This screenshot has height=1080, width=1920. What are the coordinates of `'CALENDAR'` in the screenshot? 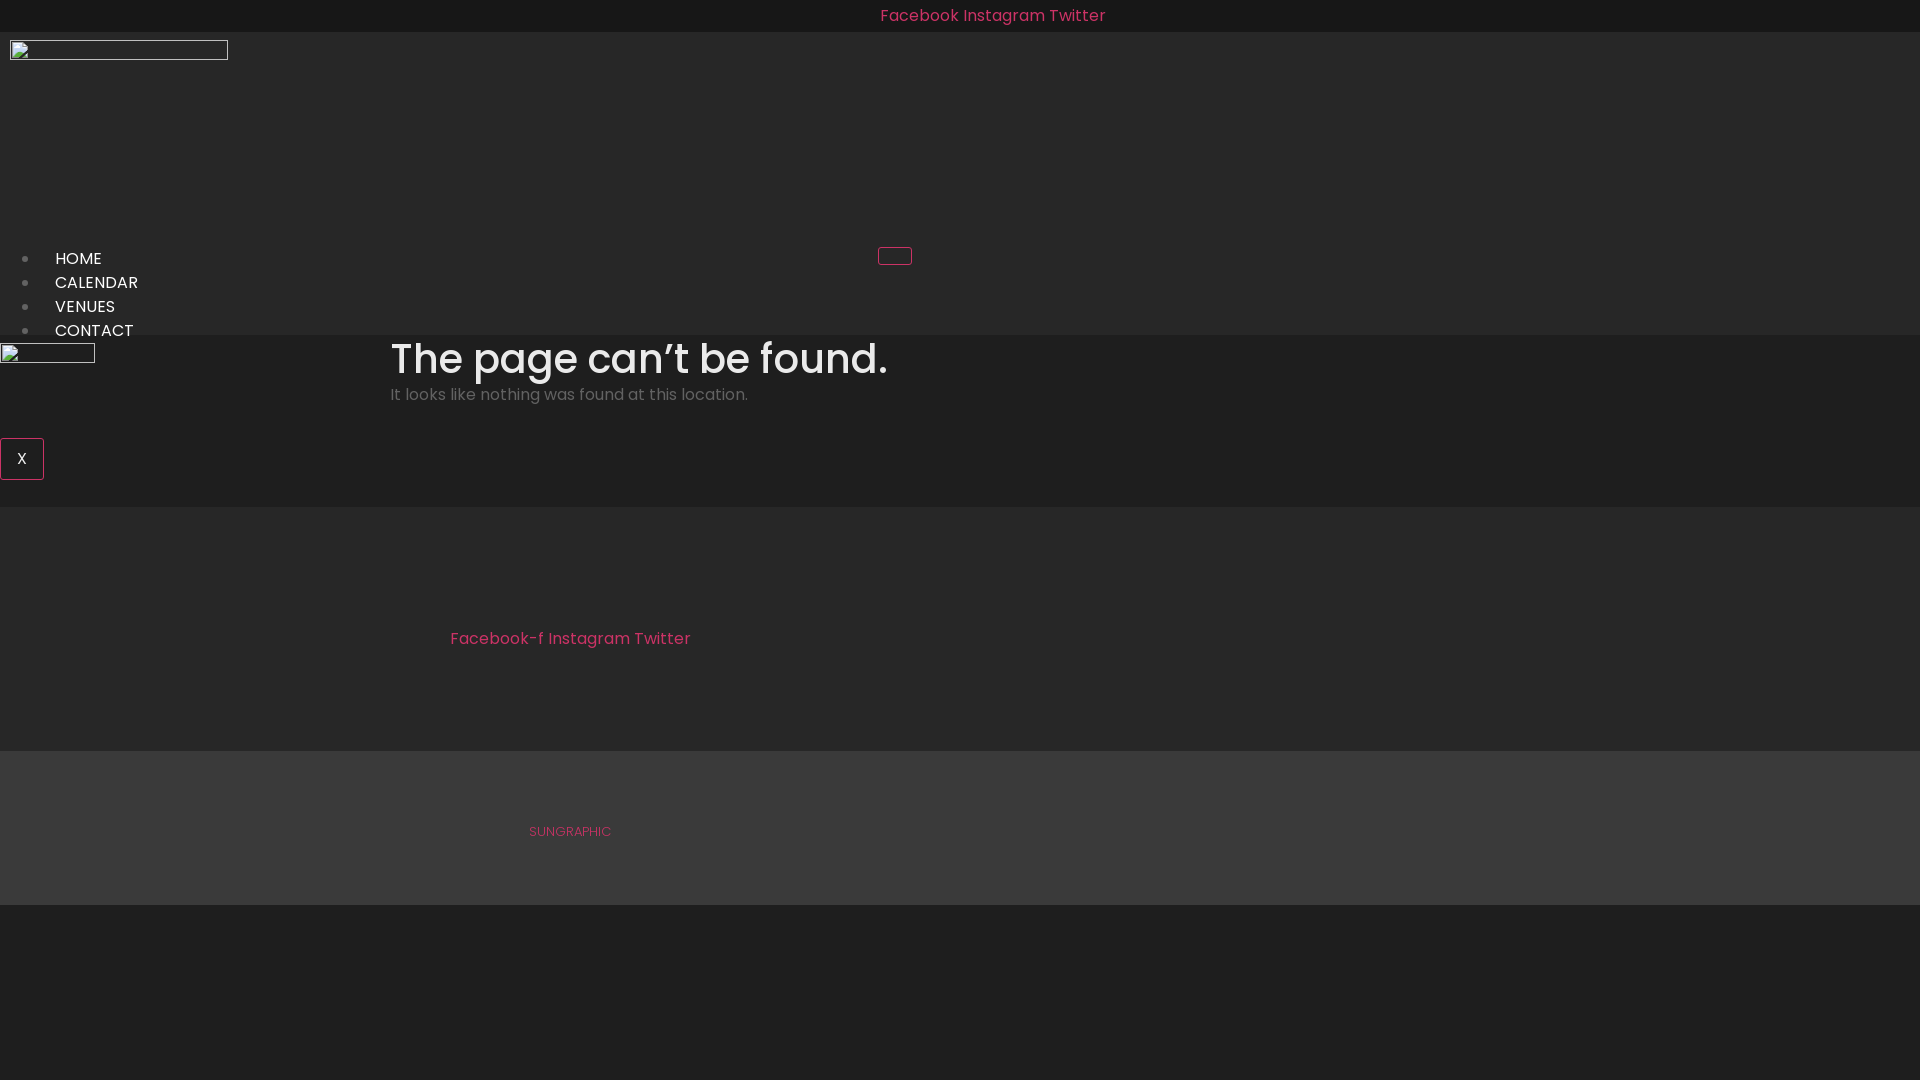 It's located at (39, 282).